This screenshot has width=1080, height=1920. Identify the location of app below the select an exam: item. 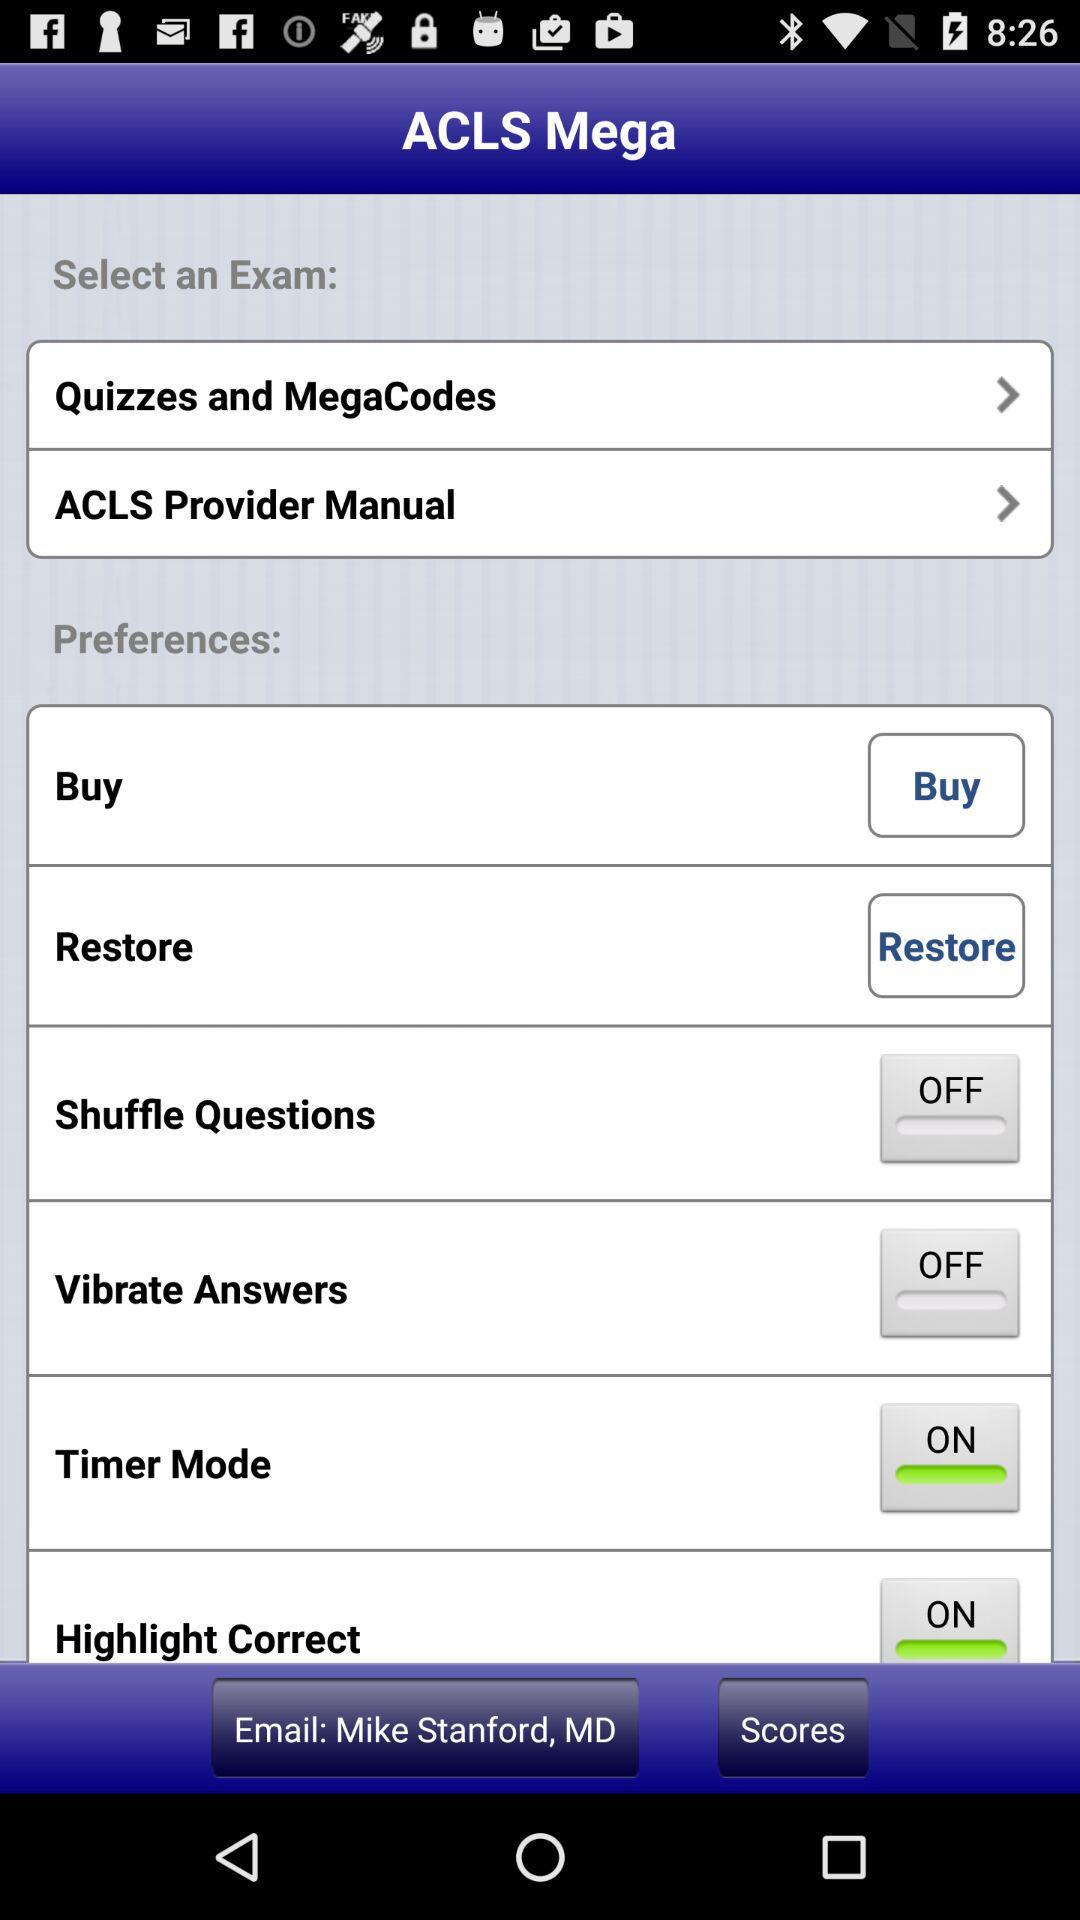
(540, 394).